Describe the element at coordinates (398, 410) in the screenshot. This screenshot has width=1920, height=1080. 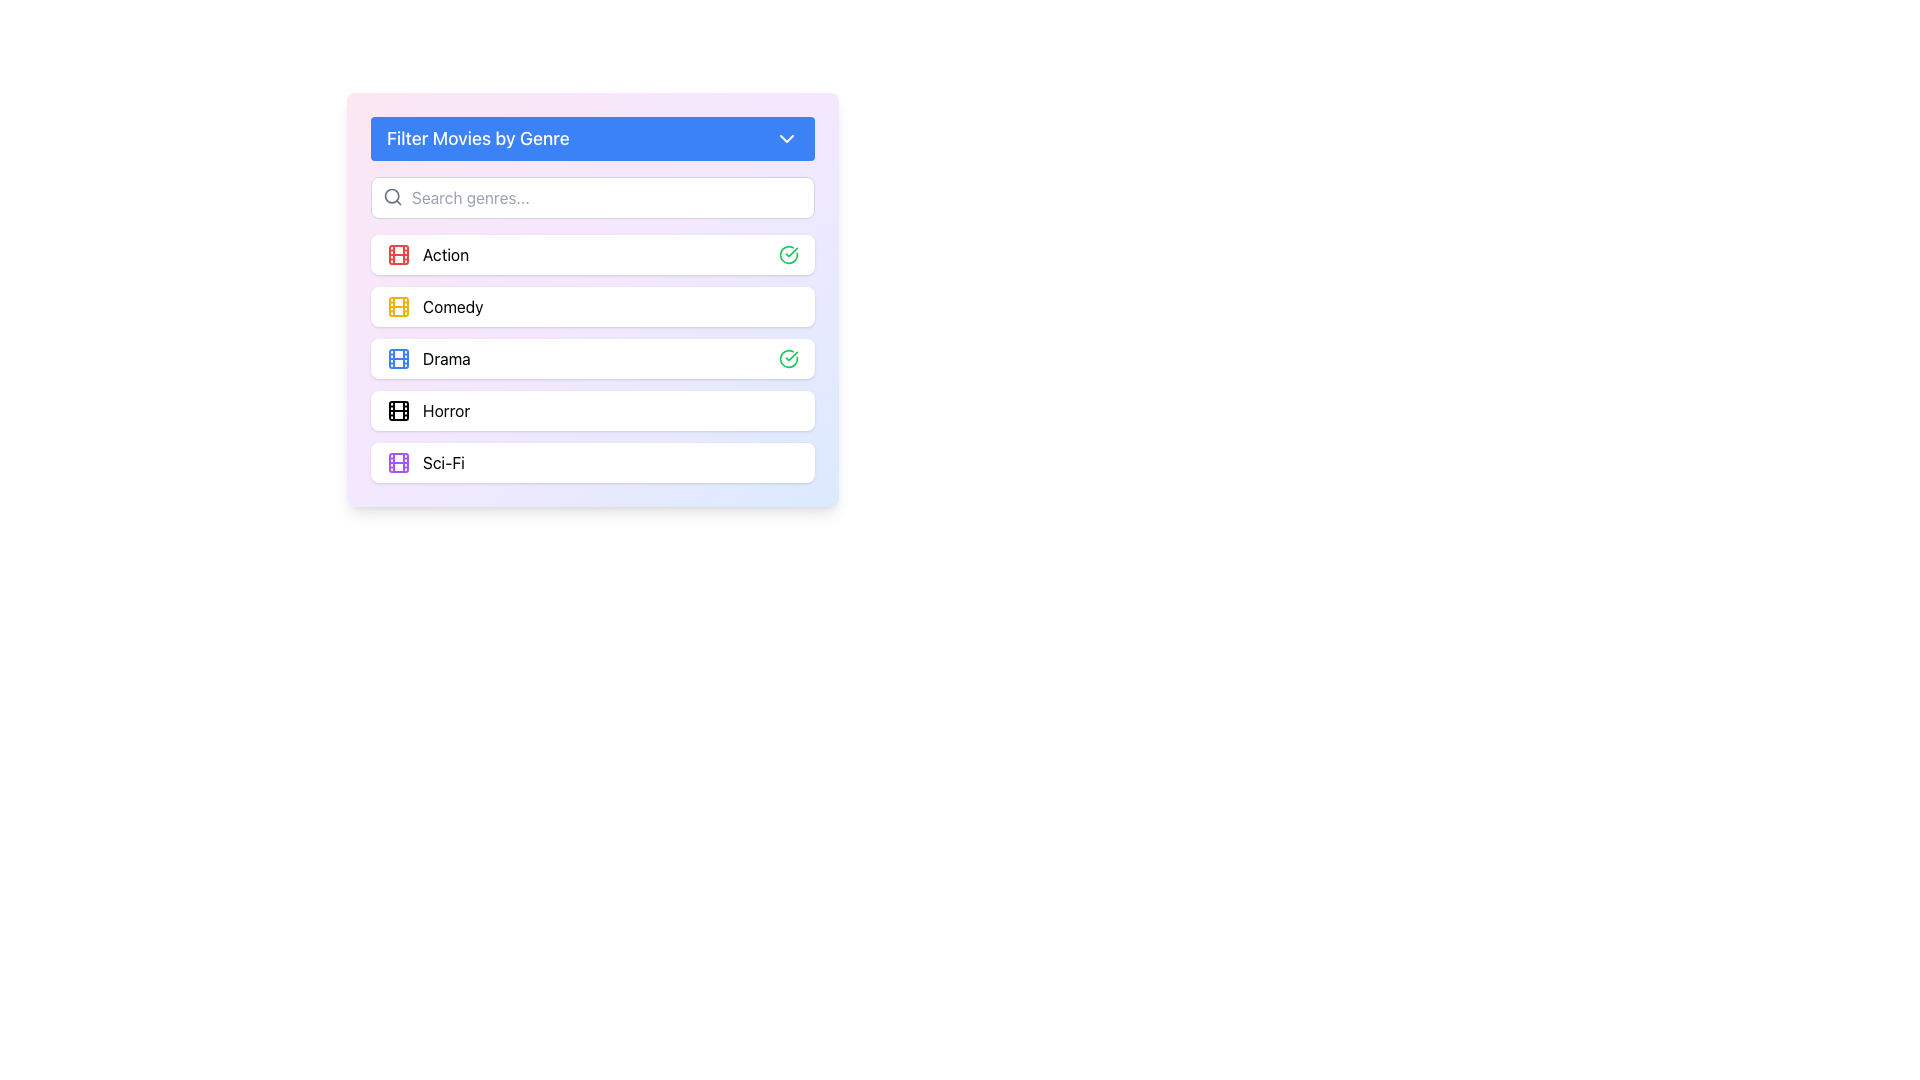
I see `the Horror genre icon located in the fourth row, which serves as a decorative indicator for the genre` at that location.